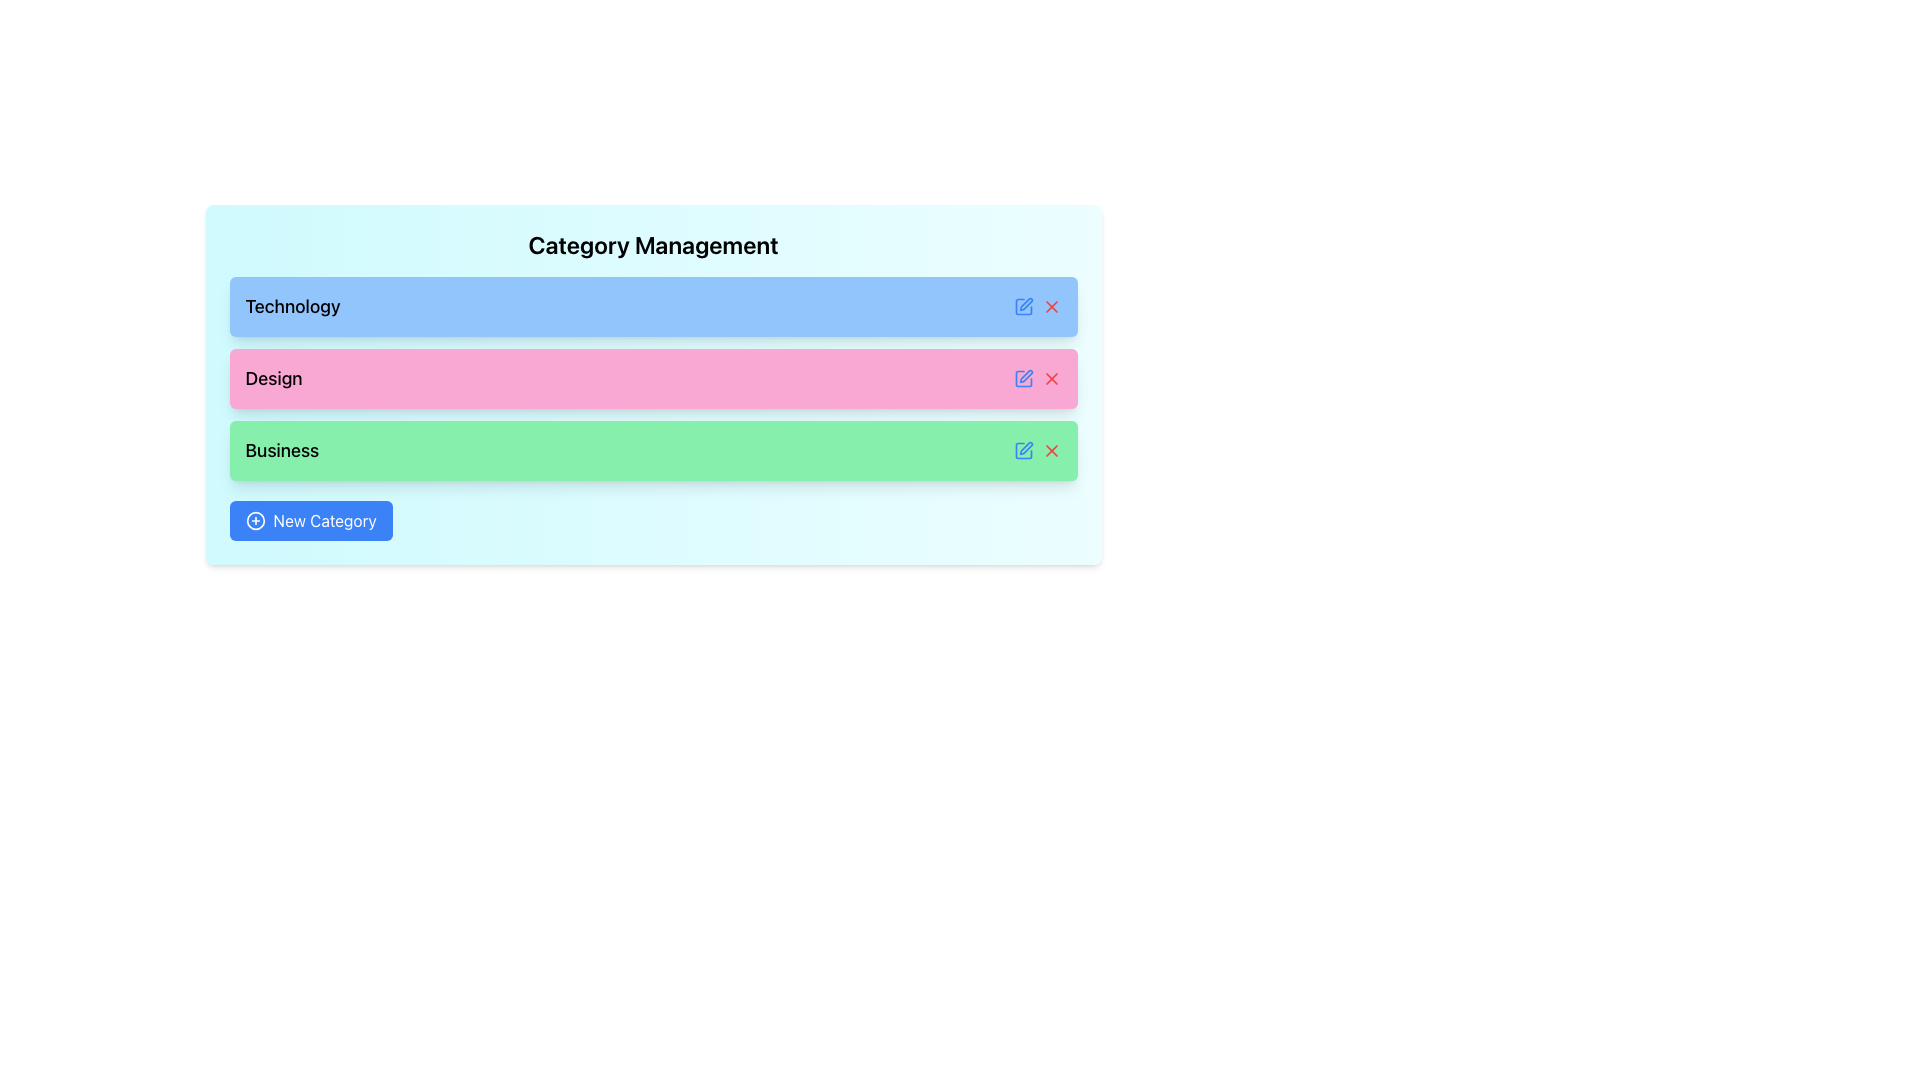  I want to click on the edit icon button located to the left of the delete 'X' icon in the 'Business' row to initiate editing, so click(1026, 447).